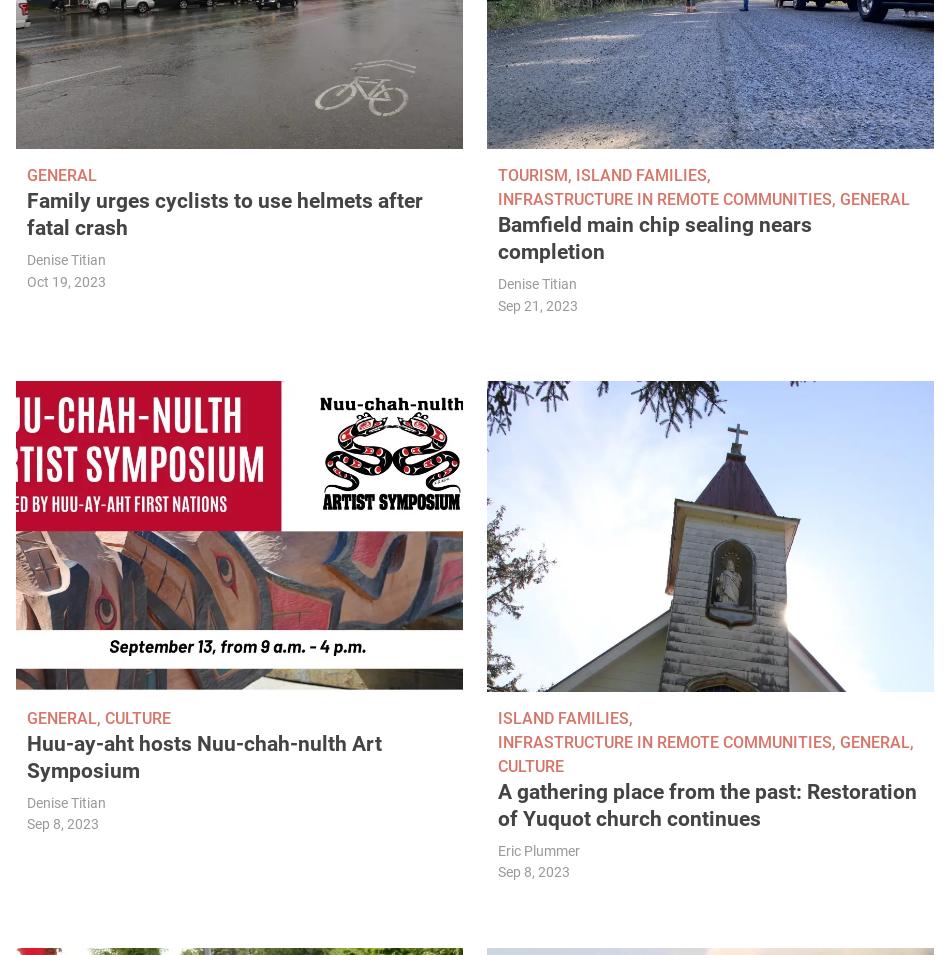 The width and height of the screenshot is (950, 955). Describe the element at coordinates (497, 174) in the screenshot. I see `'Tourism'` at that location.